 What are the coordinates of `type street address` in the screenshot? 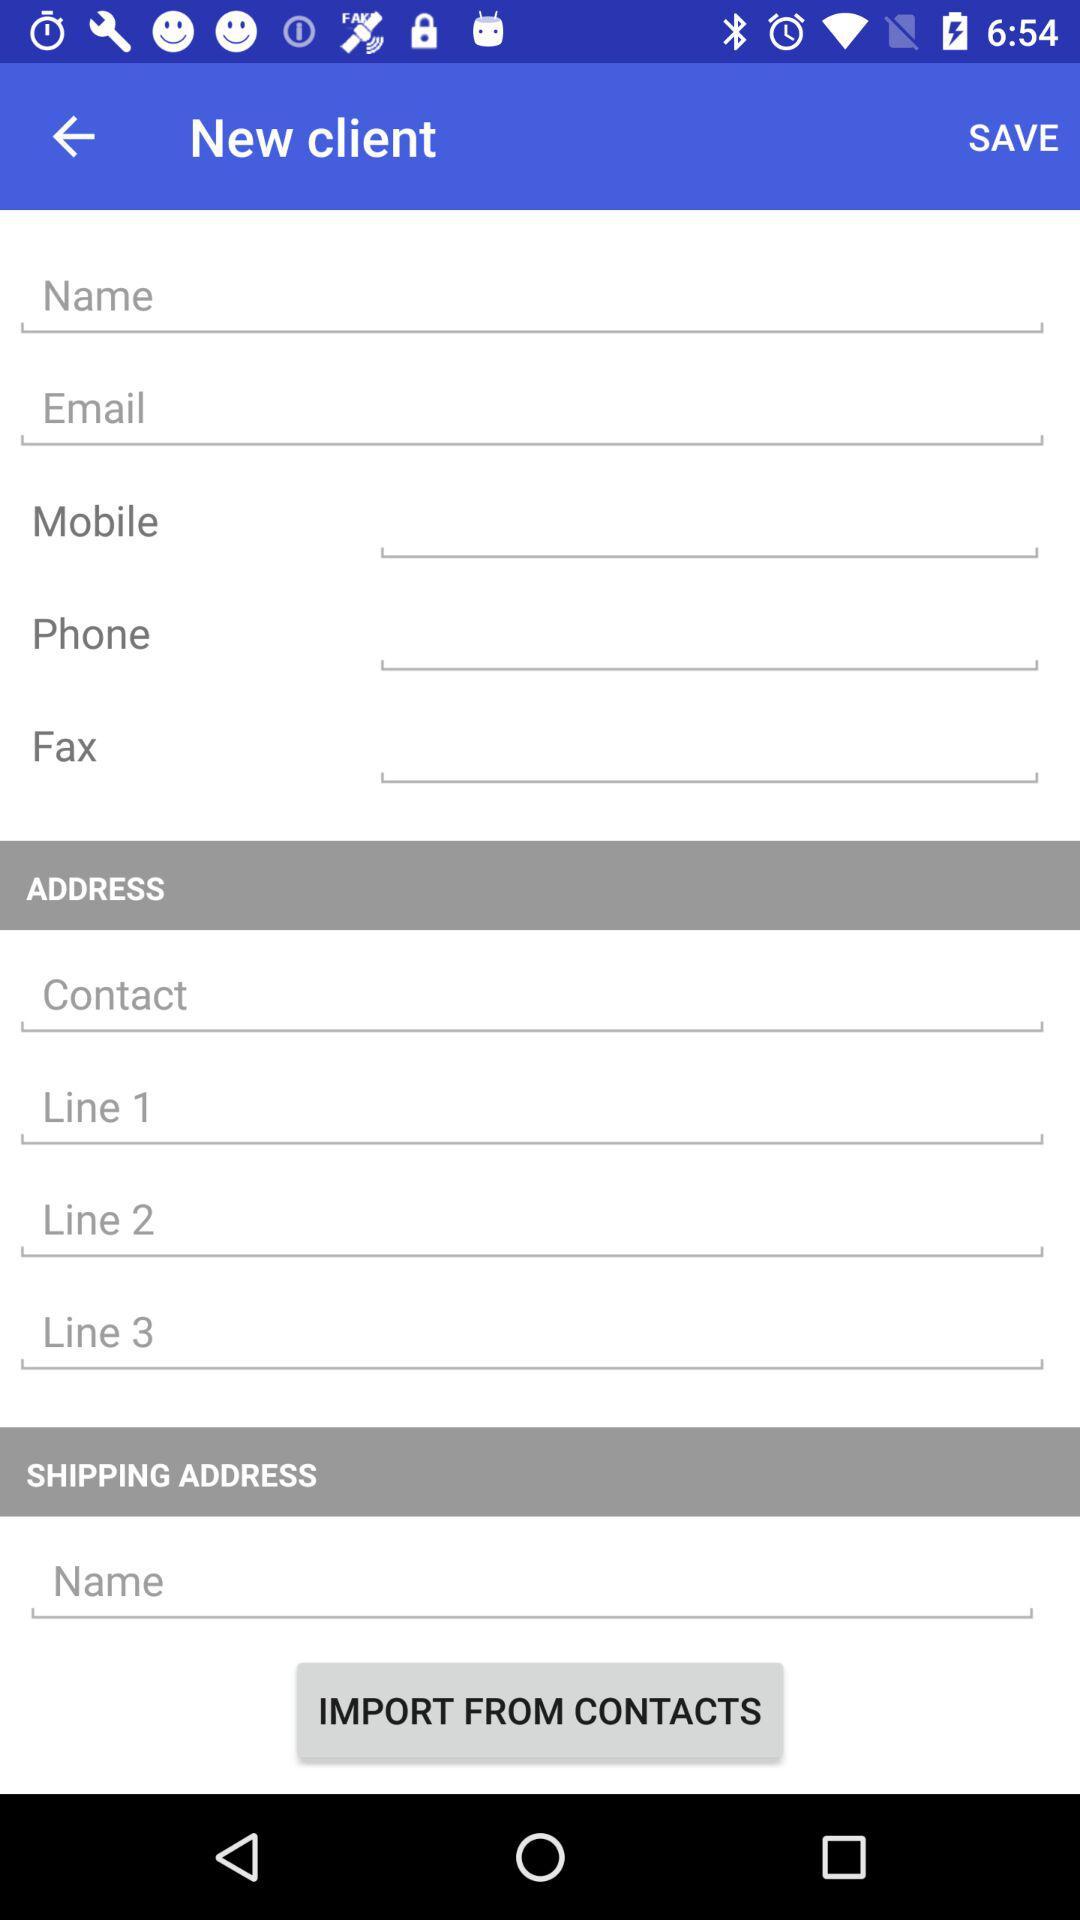 It's located at (531, 1105).